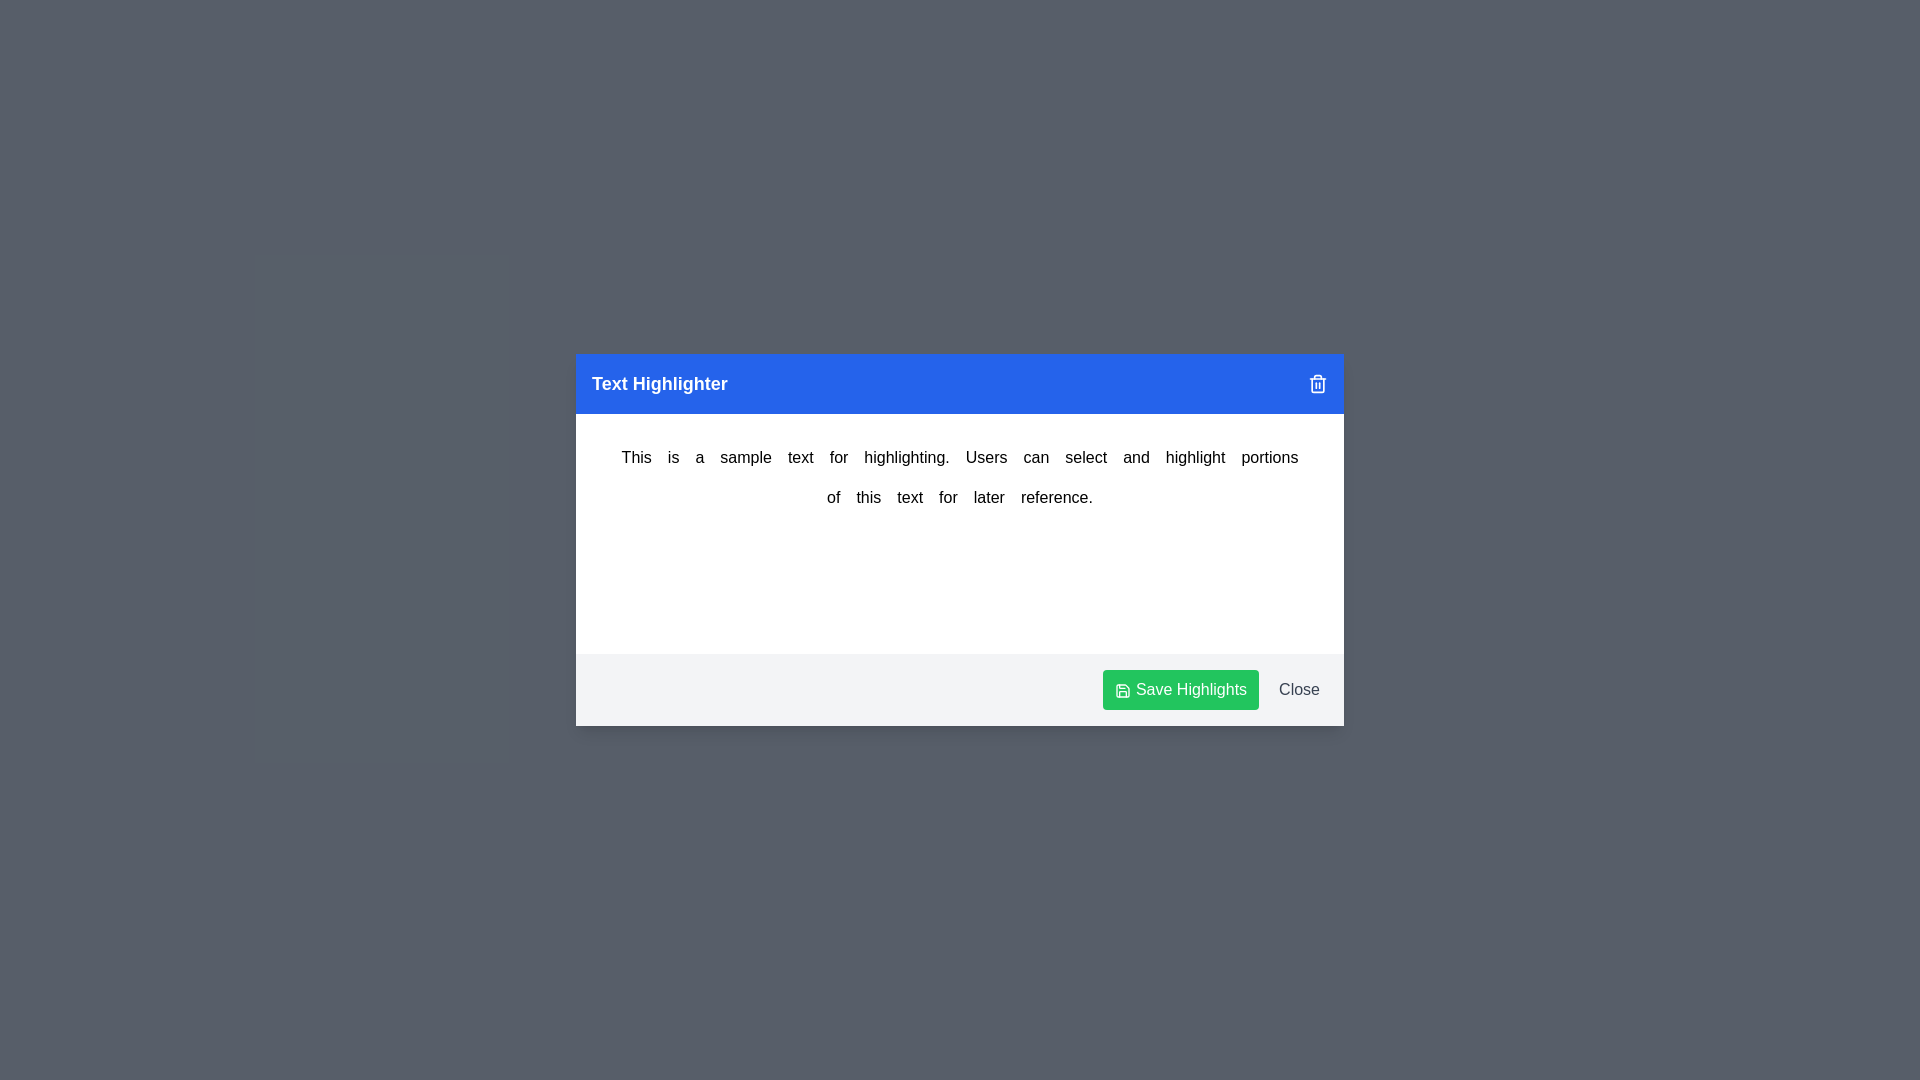  What do you see at coordinates (1136, 458) in the screenshot?
I see `the word 'and' by clicking on it` at bounding box center [1136, 458].